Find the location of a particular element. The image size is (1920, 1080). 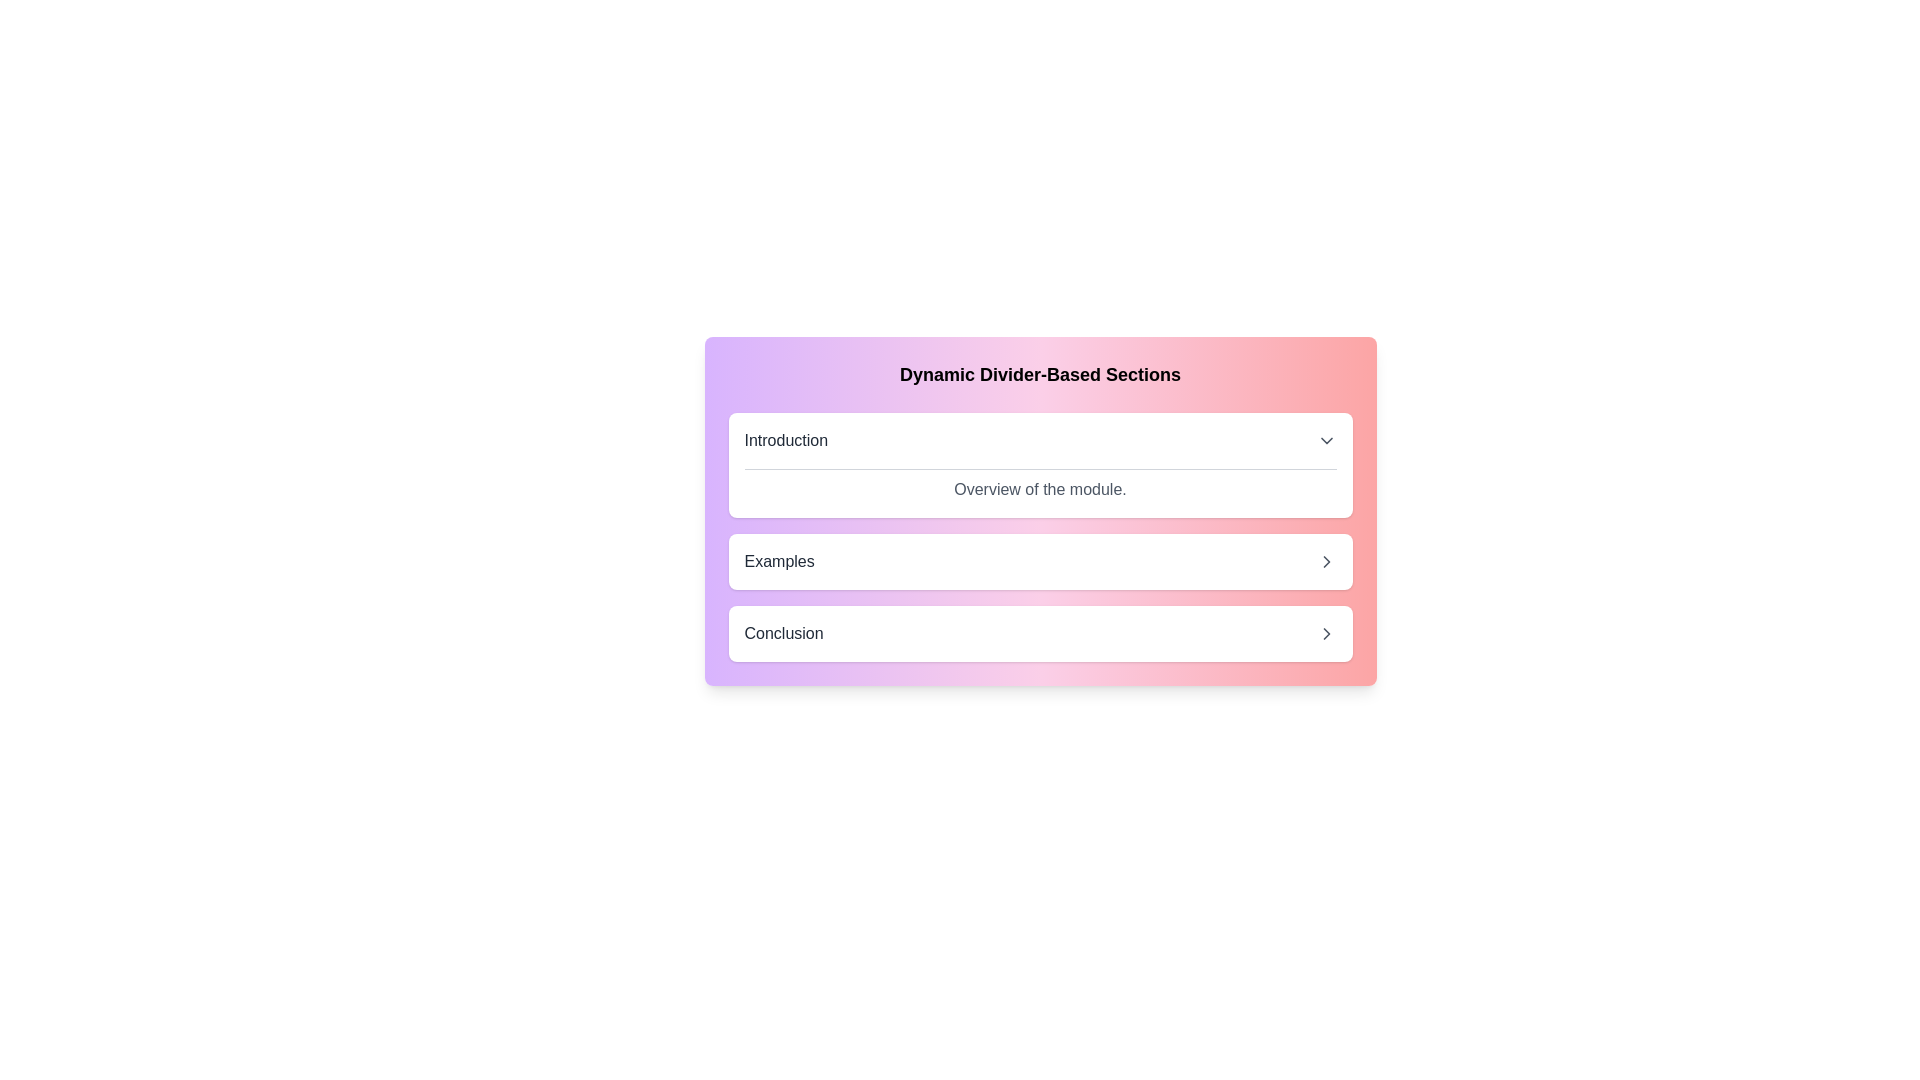

the text label displaying 'Introduction', which is styled with the class 'text-gray-800 font-medium' and is positioned at the top left of a horizontally aligned section is located at coordinates (785, 439).